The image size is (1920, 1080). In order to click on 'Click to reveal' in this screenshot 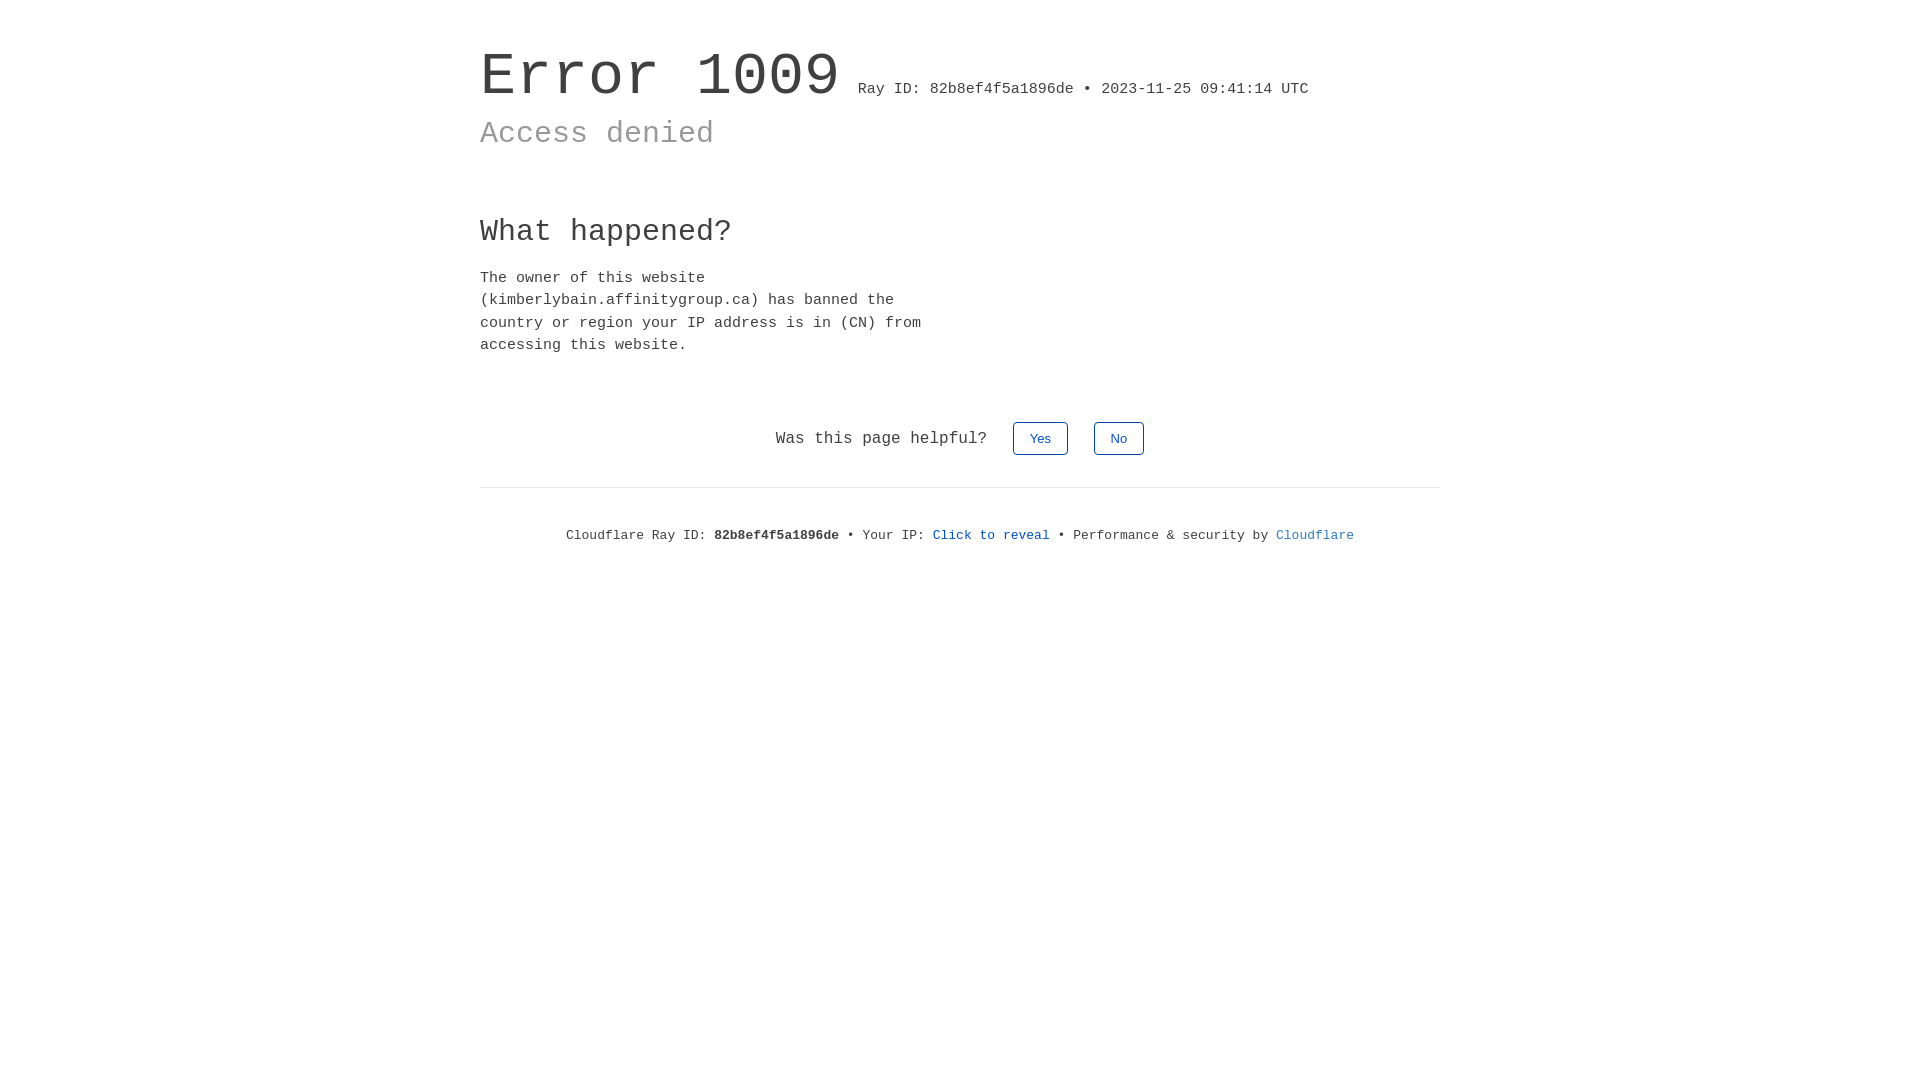, I will do `click(991, 534)`.